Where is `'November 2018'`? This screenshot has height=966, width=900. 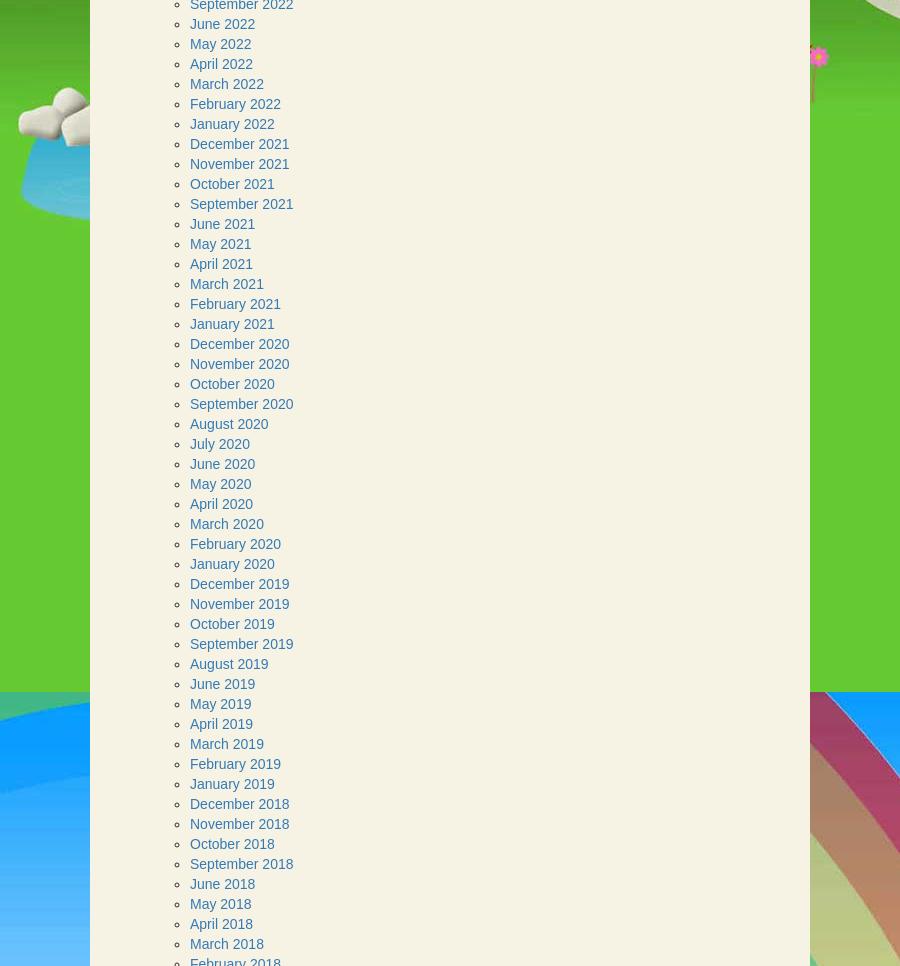
'November 2018' is located at coordinates (238, 823).